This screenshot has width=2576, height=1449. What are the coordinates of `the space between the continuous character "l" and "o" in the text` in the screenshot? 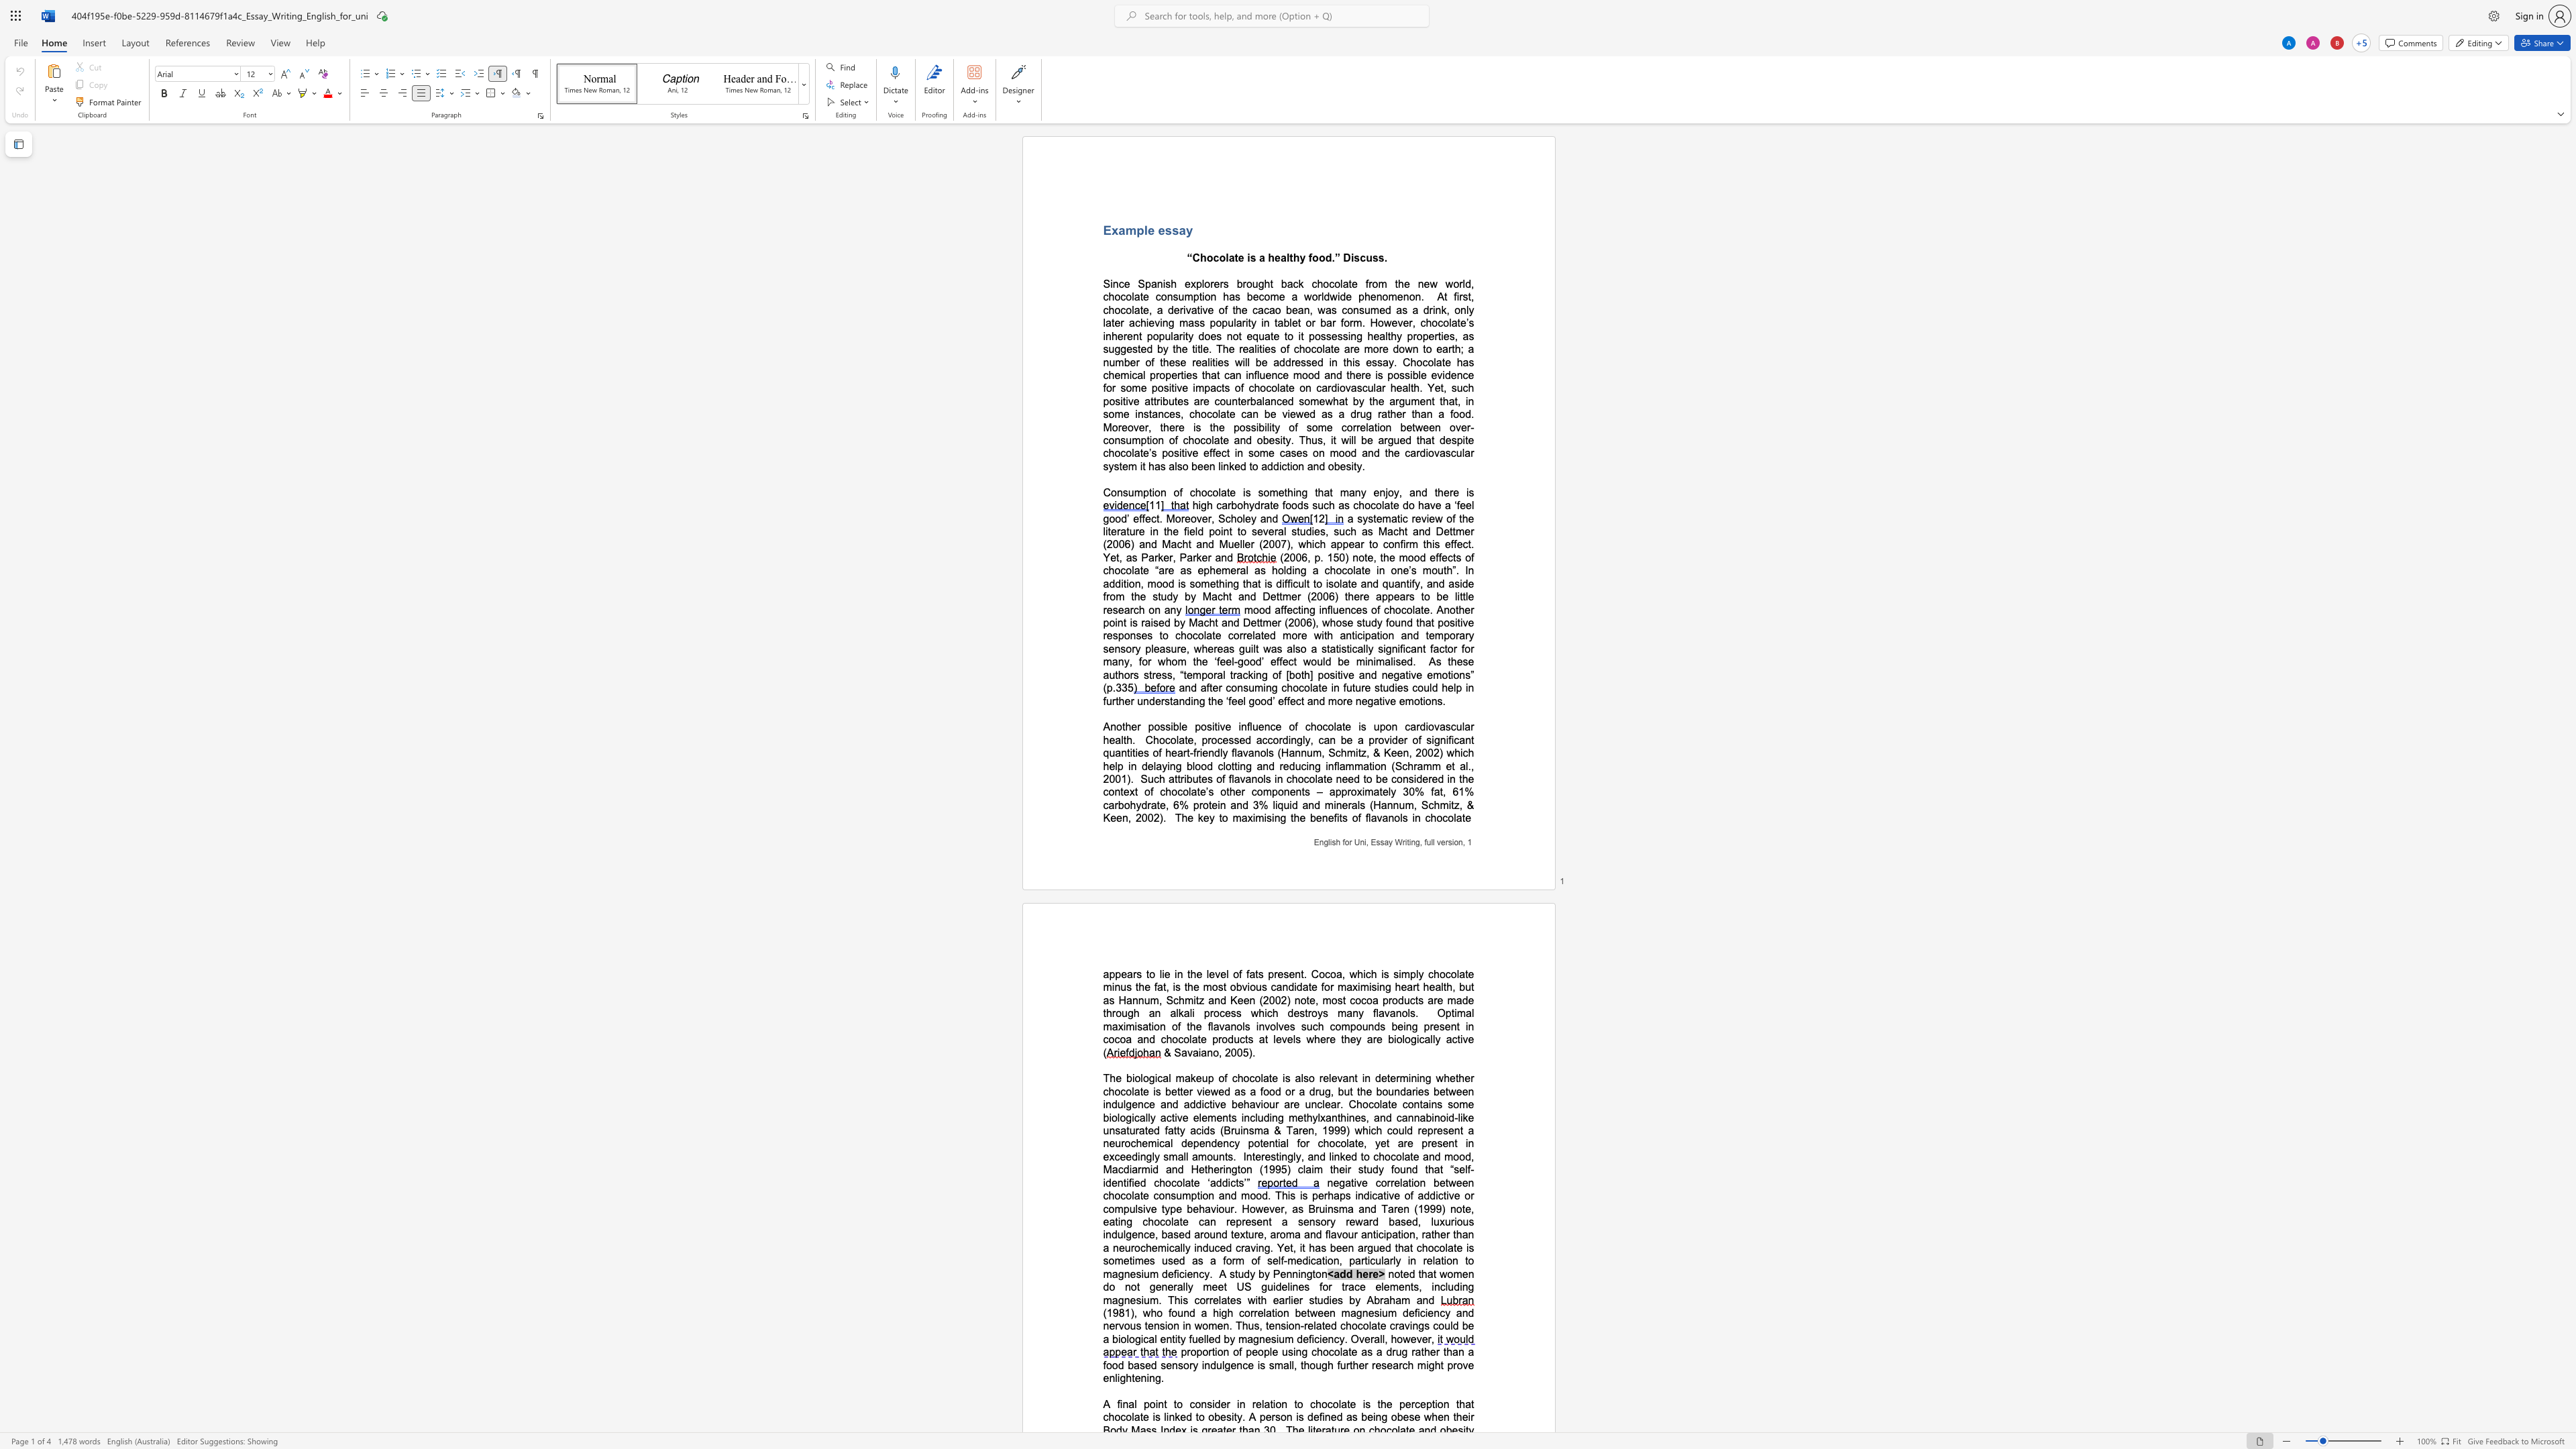 It's located at (1405, 1039).